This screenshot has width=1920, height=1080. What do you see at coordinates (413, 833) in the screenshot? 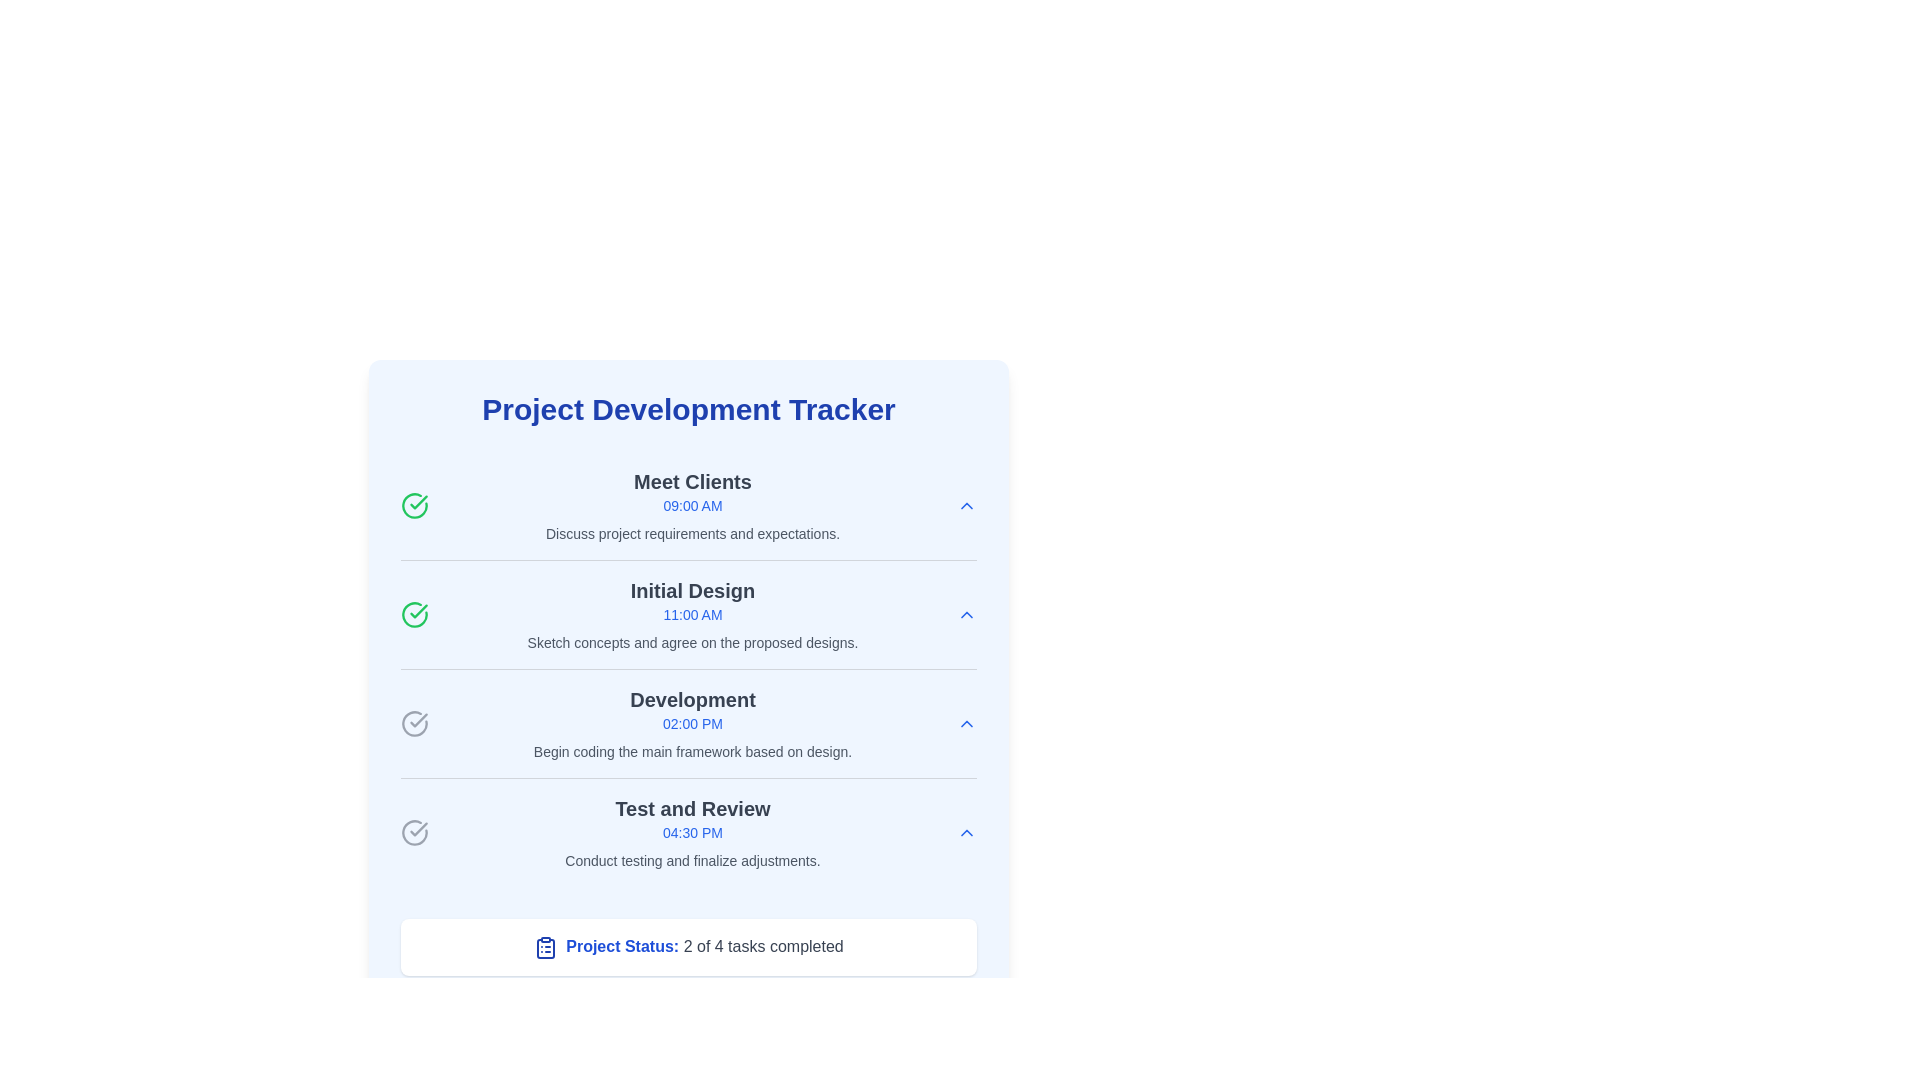
I see `the Status Icon (Checkmark), which is a circular gray icon with a checkmark indicating an unchecked state, positioned to the left of 'Test and Review' and '04:30 PM'` at bounding box center [413, 833].